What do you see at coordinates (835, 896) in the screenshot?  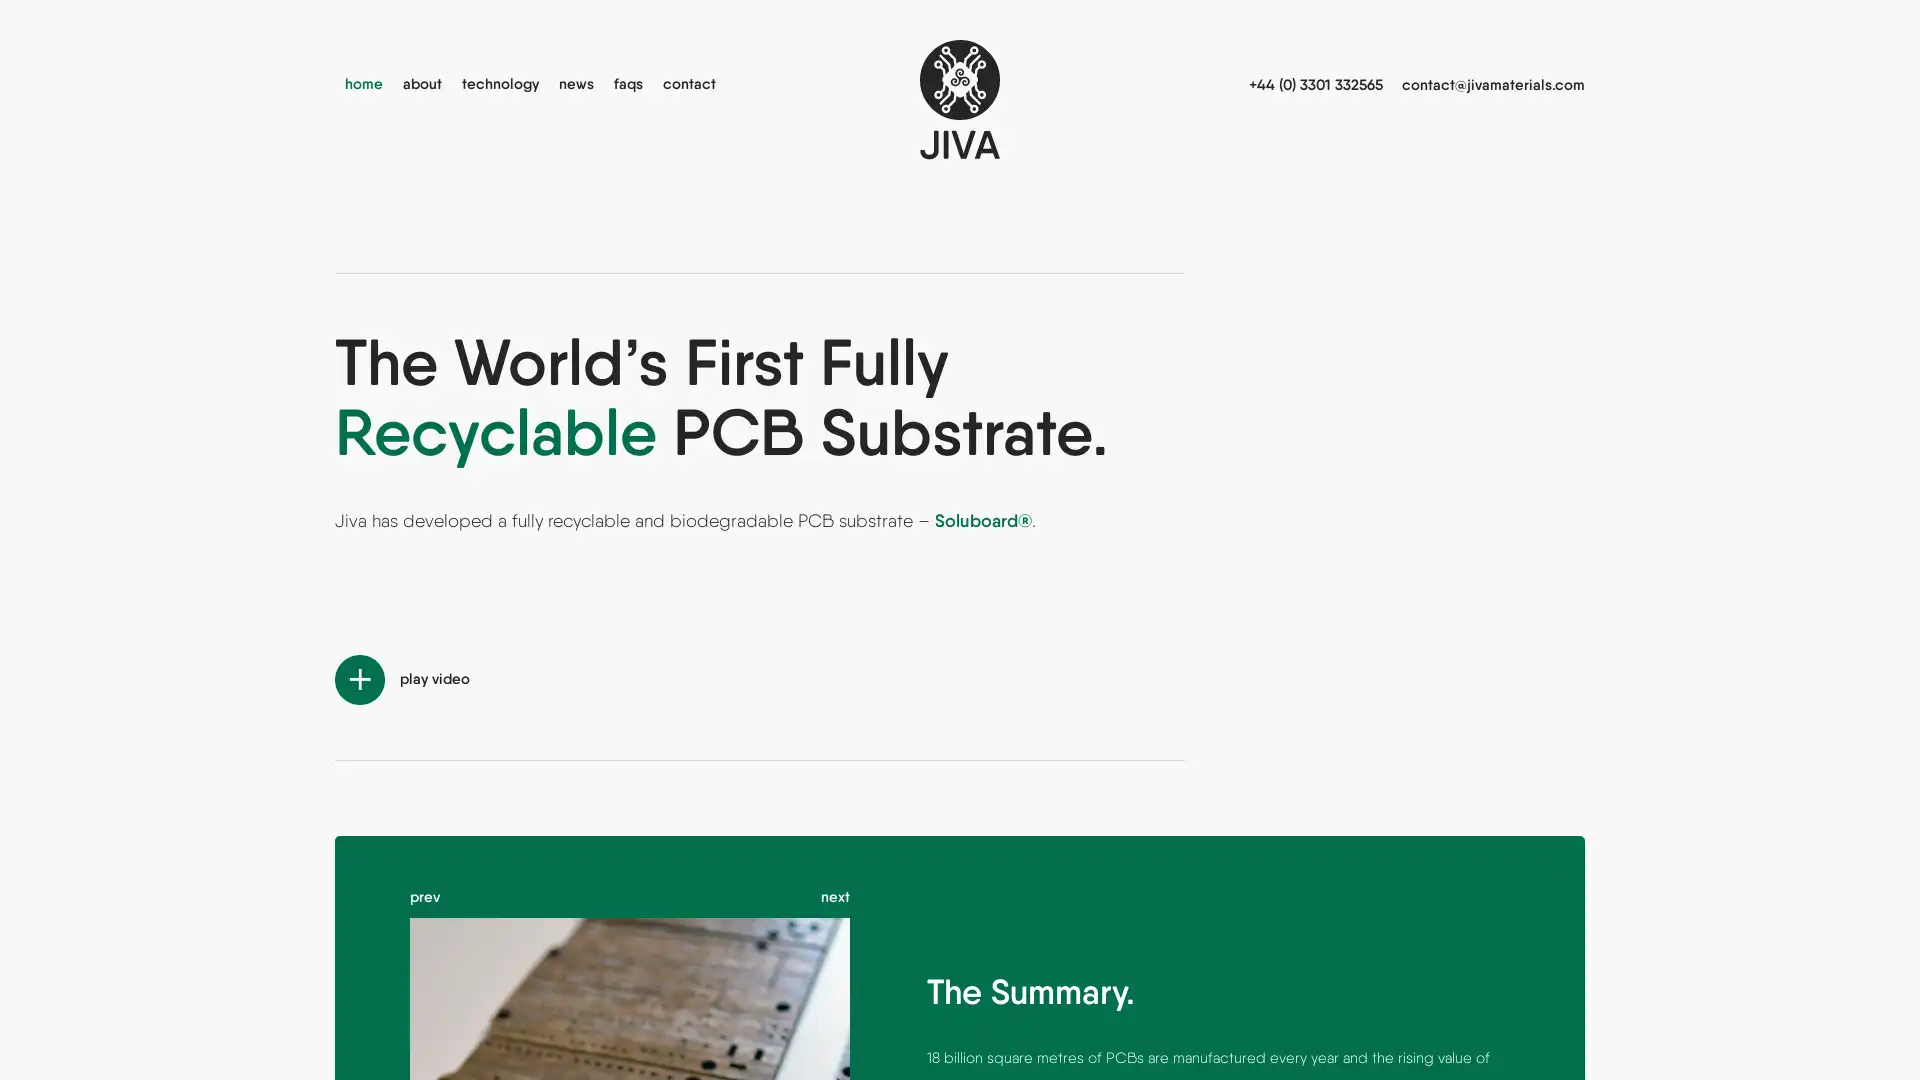 I see `next` at bounding box center [835, 896].